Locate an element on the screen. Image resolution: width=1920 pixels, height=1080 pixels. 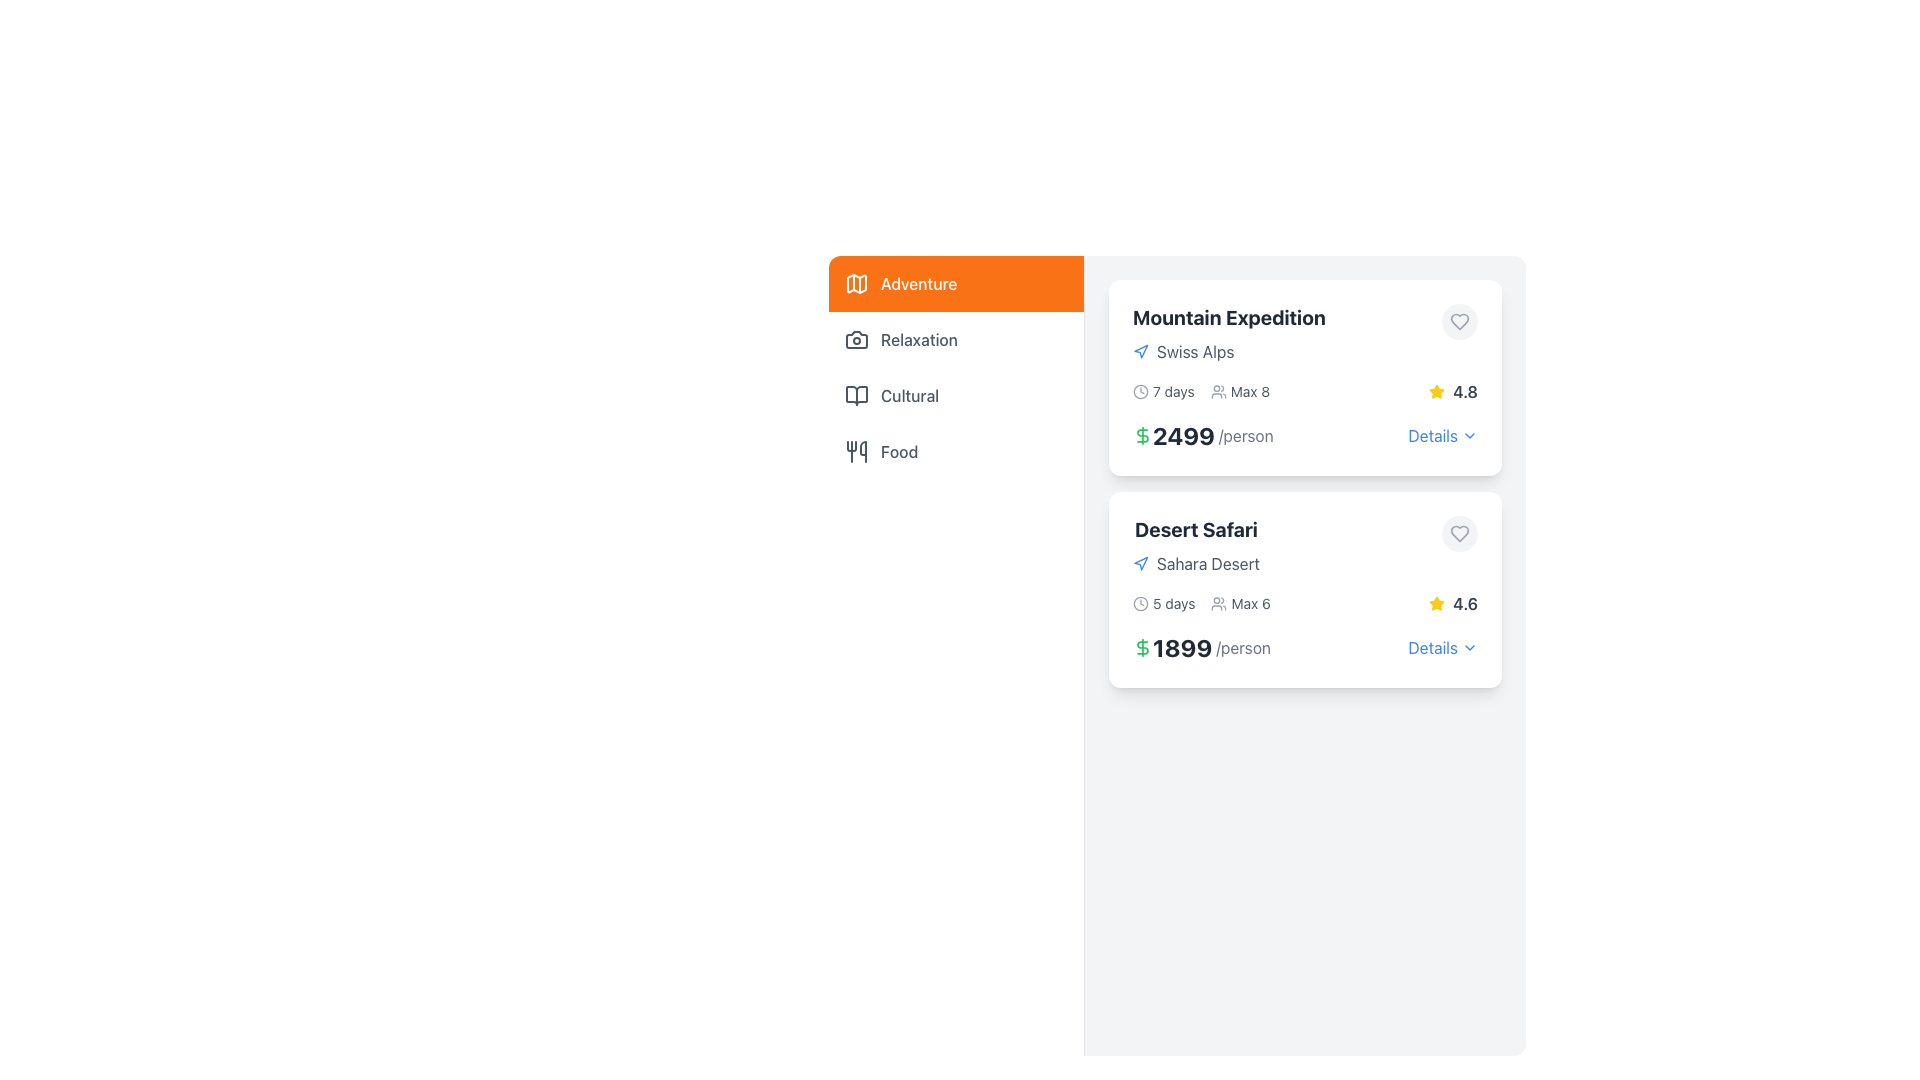
the dropdown icon to the right of the 'Details' text, which indicates an expandable section for the 'Mountain Expedition' is located at coordinates (1469, 434).